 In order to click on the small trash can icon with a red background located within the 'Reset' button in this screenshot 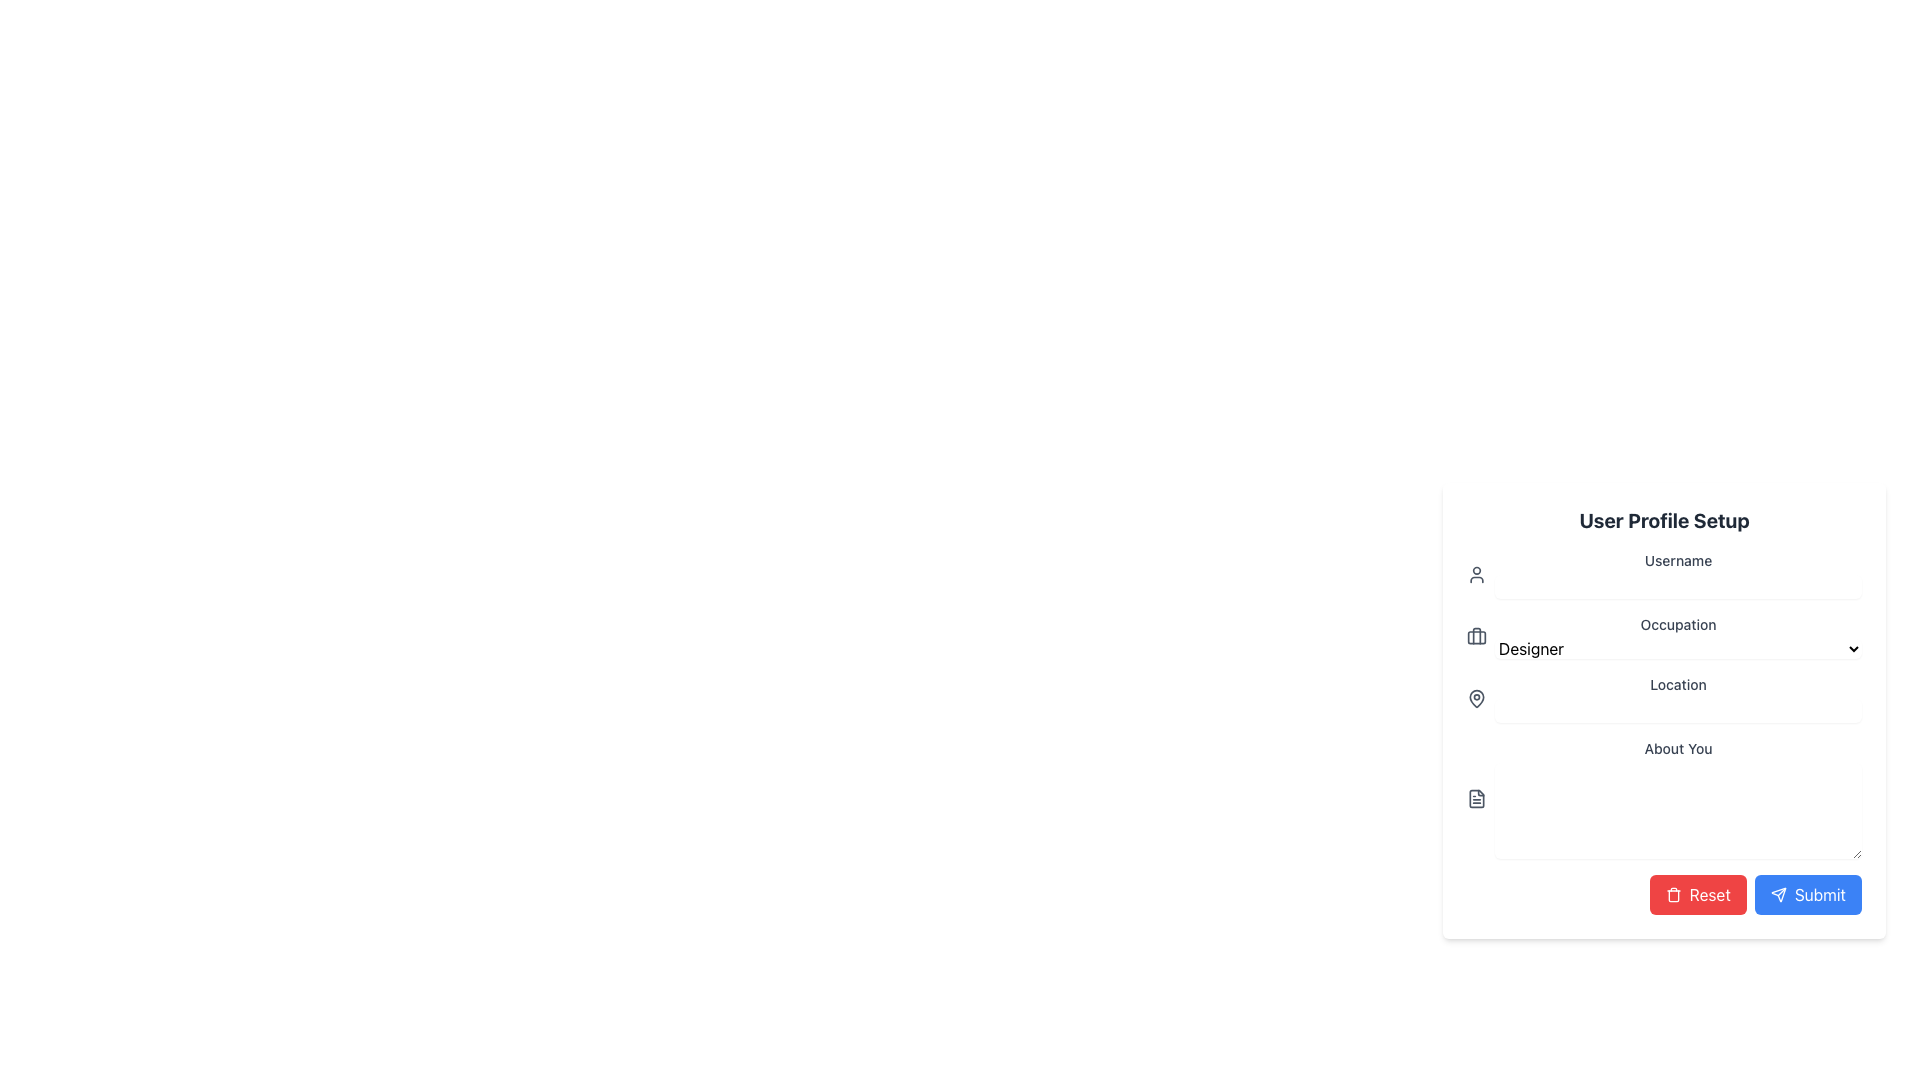, I will do `click(1673, 893)`.